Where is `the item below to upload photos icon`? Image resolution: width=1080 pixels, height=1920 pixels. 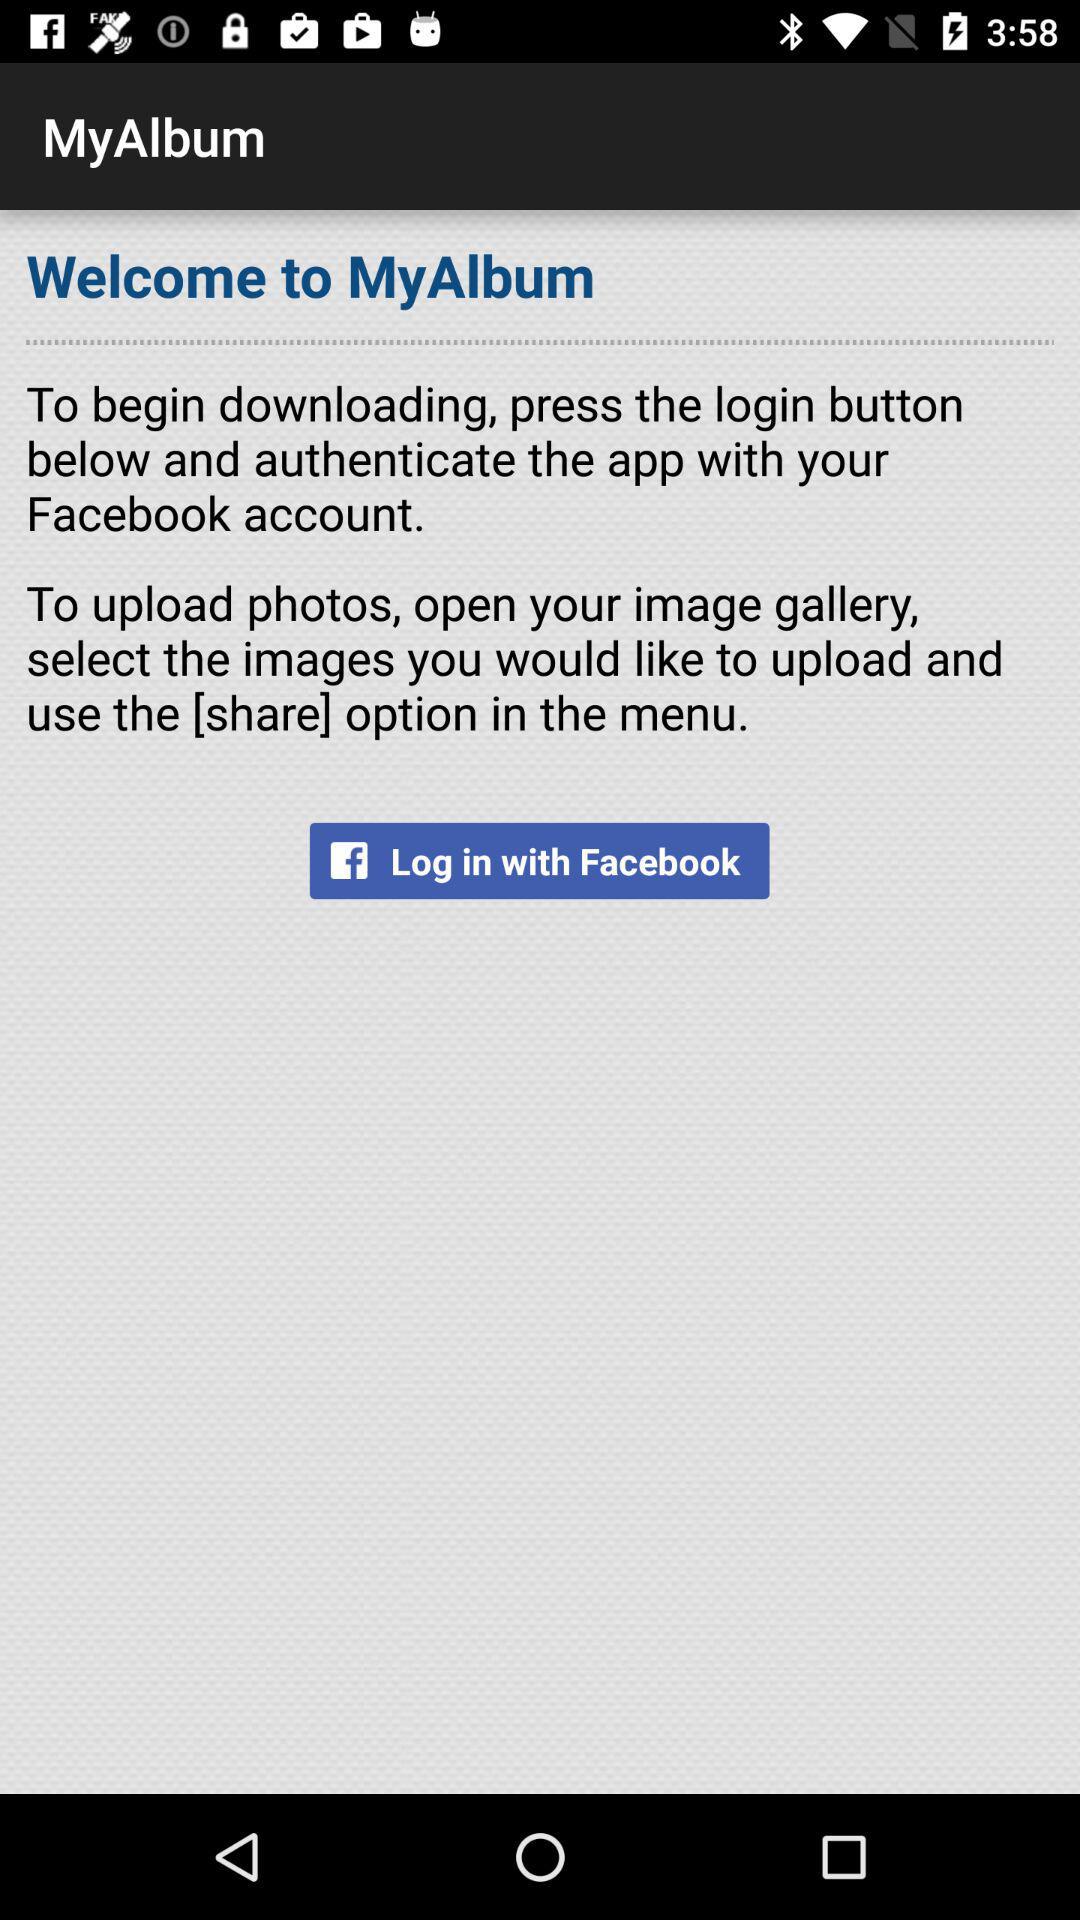
the item below to upload photos icon is located at coordinates (538, 860).